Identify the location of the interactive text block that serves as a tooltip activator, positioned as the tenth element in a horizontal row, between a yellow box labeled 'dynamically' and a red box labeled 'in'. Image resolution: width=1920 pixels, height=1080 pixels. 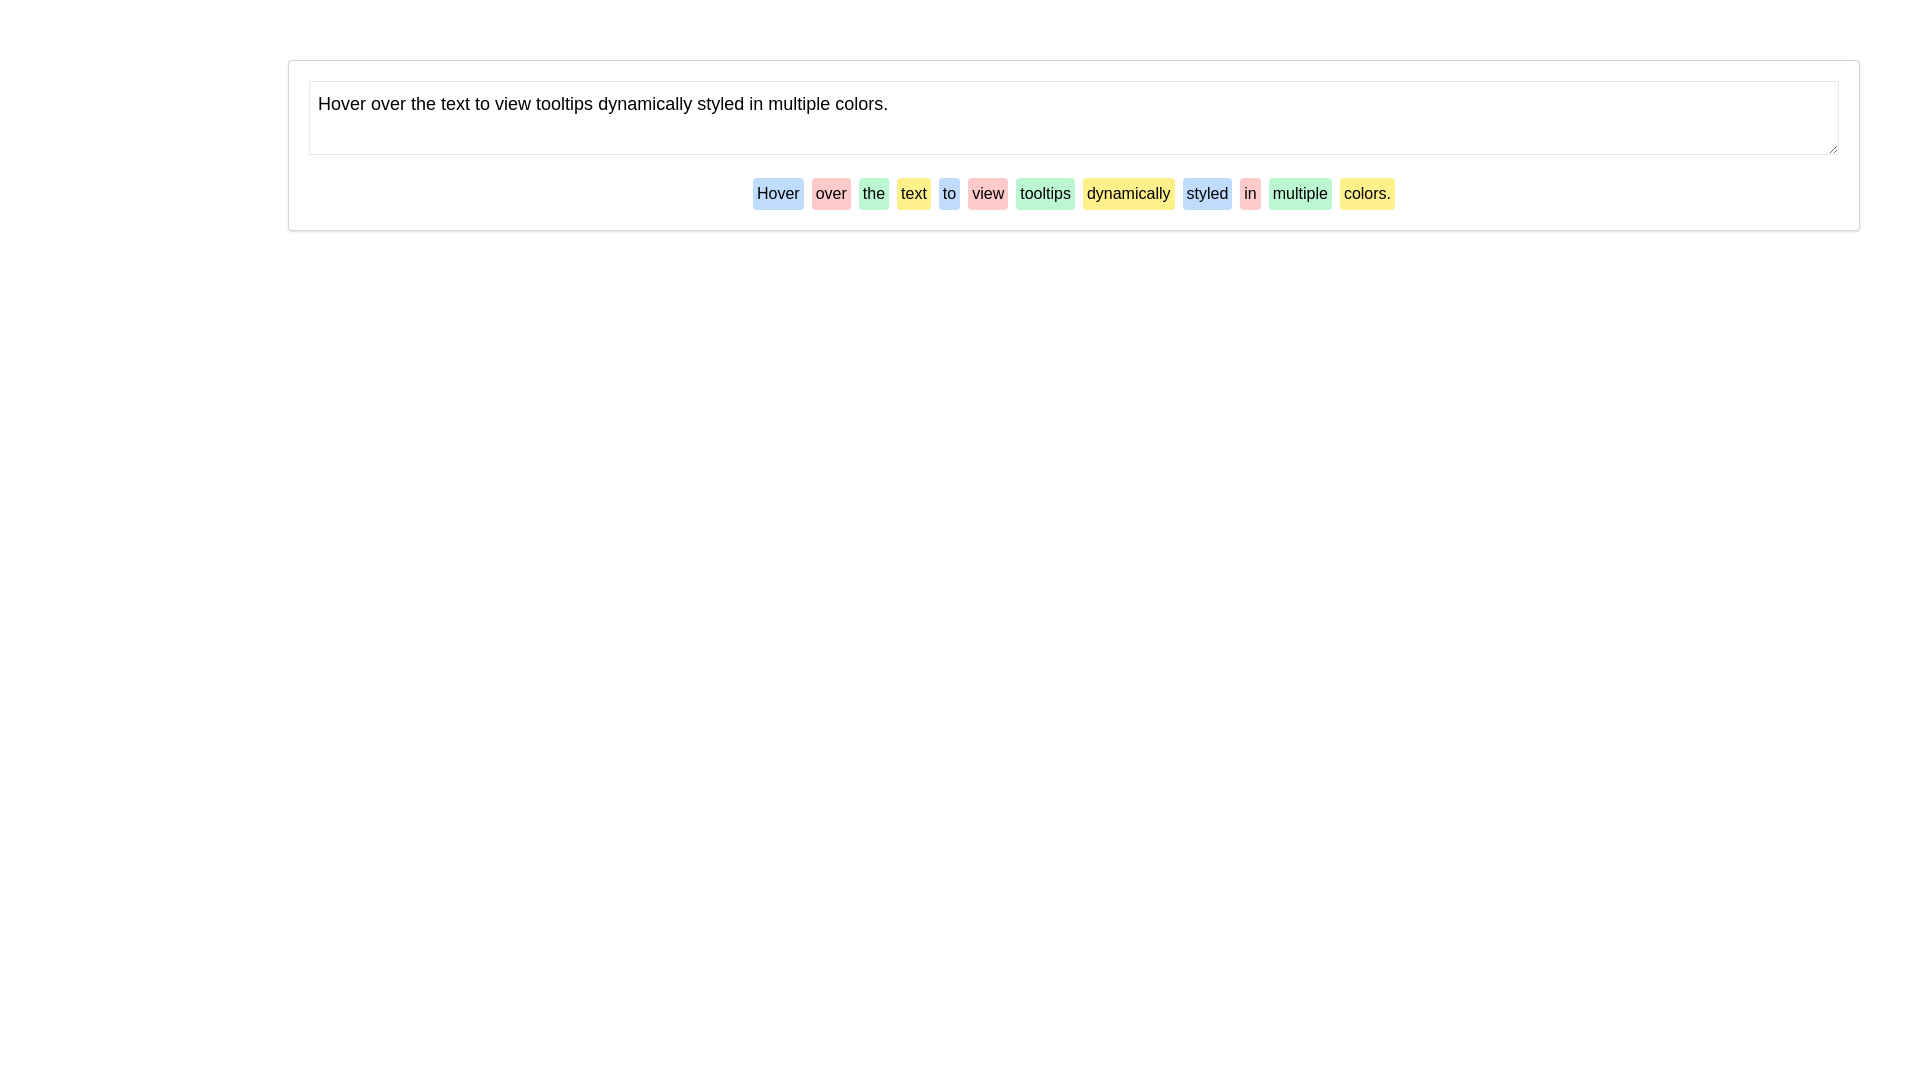
(1206, 193).